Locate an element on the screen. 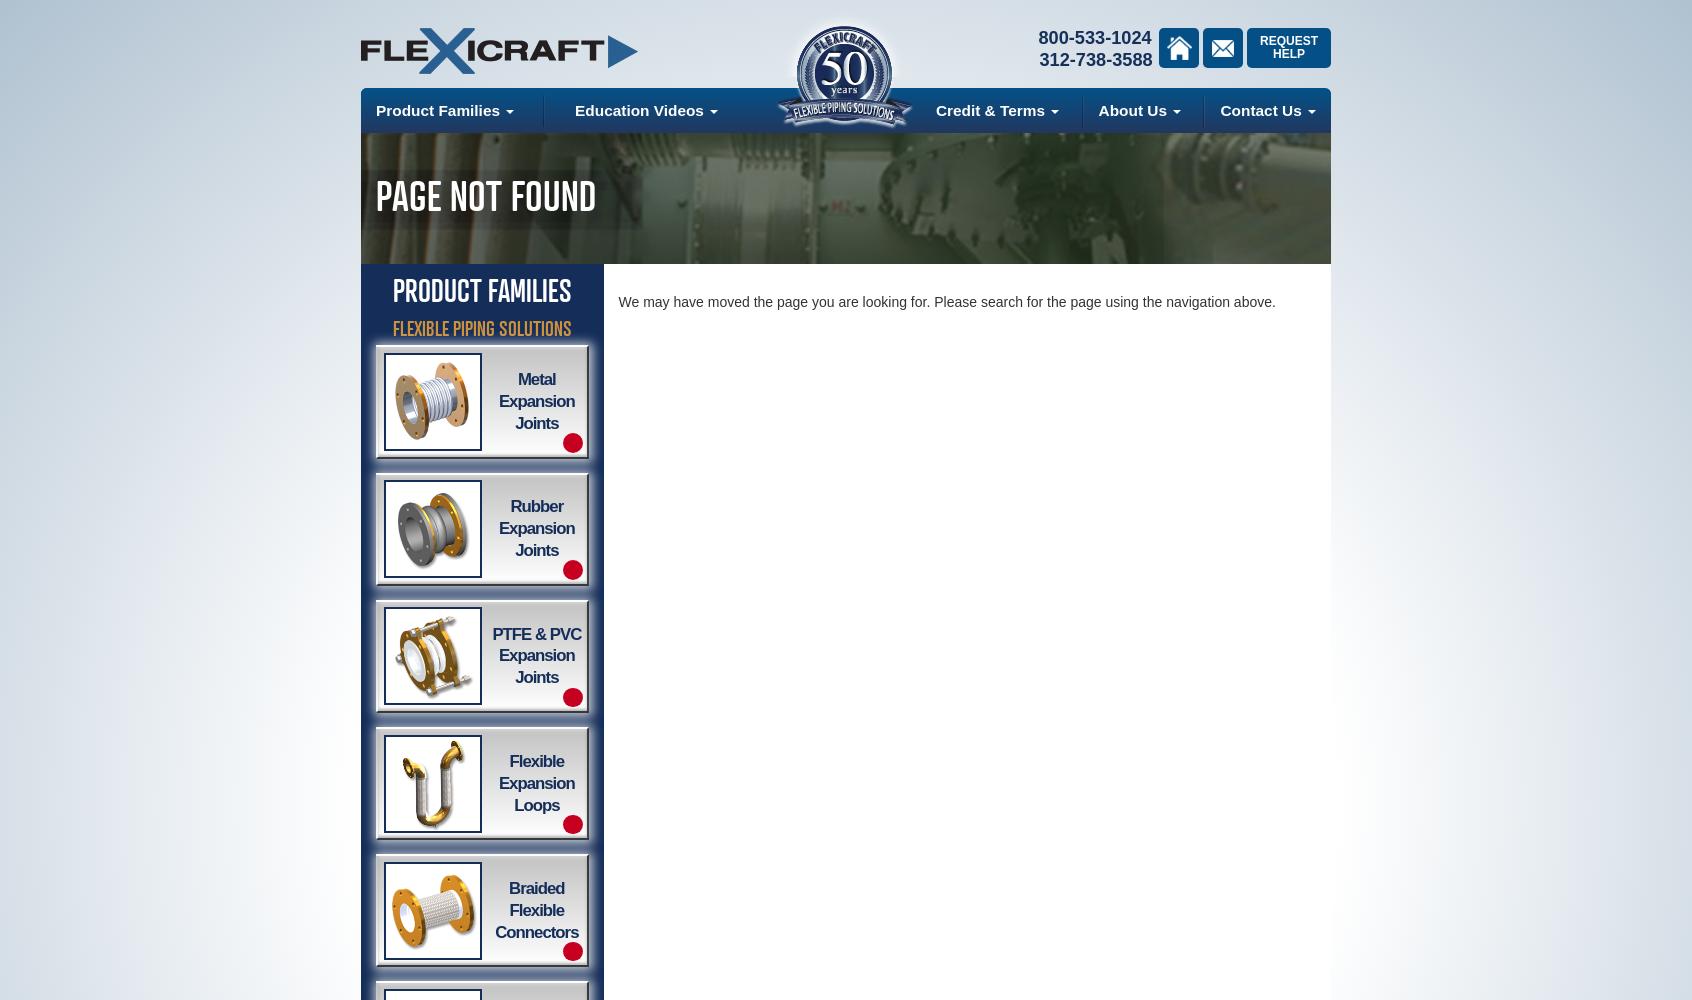 This screenshot has width=1692, height=1000. '312-738-3588' is located at coordinates (1095, 60).